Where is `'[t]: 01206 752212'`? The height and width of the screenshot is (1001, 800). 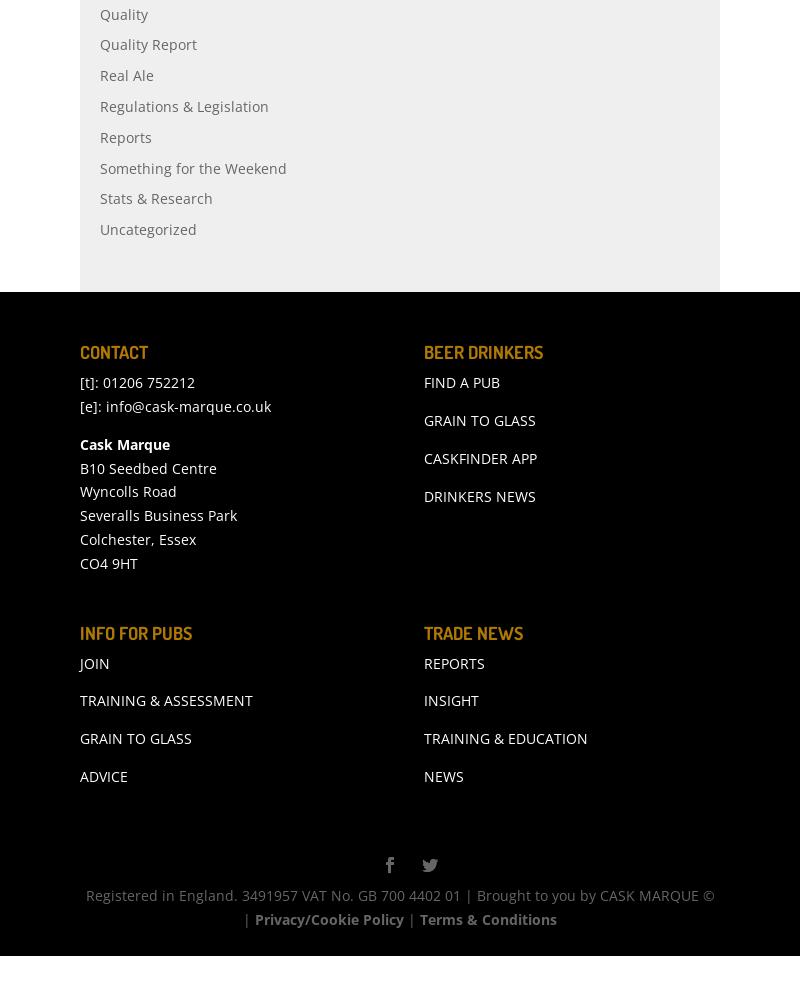
'[t]: 01206 752212' is located at coordinates (137, 425).